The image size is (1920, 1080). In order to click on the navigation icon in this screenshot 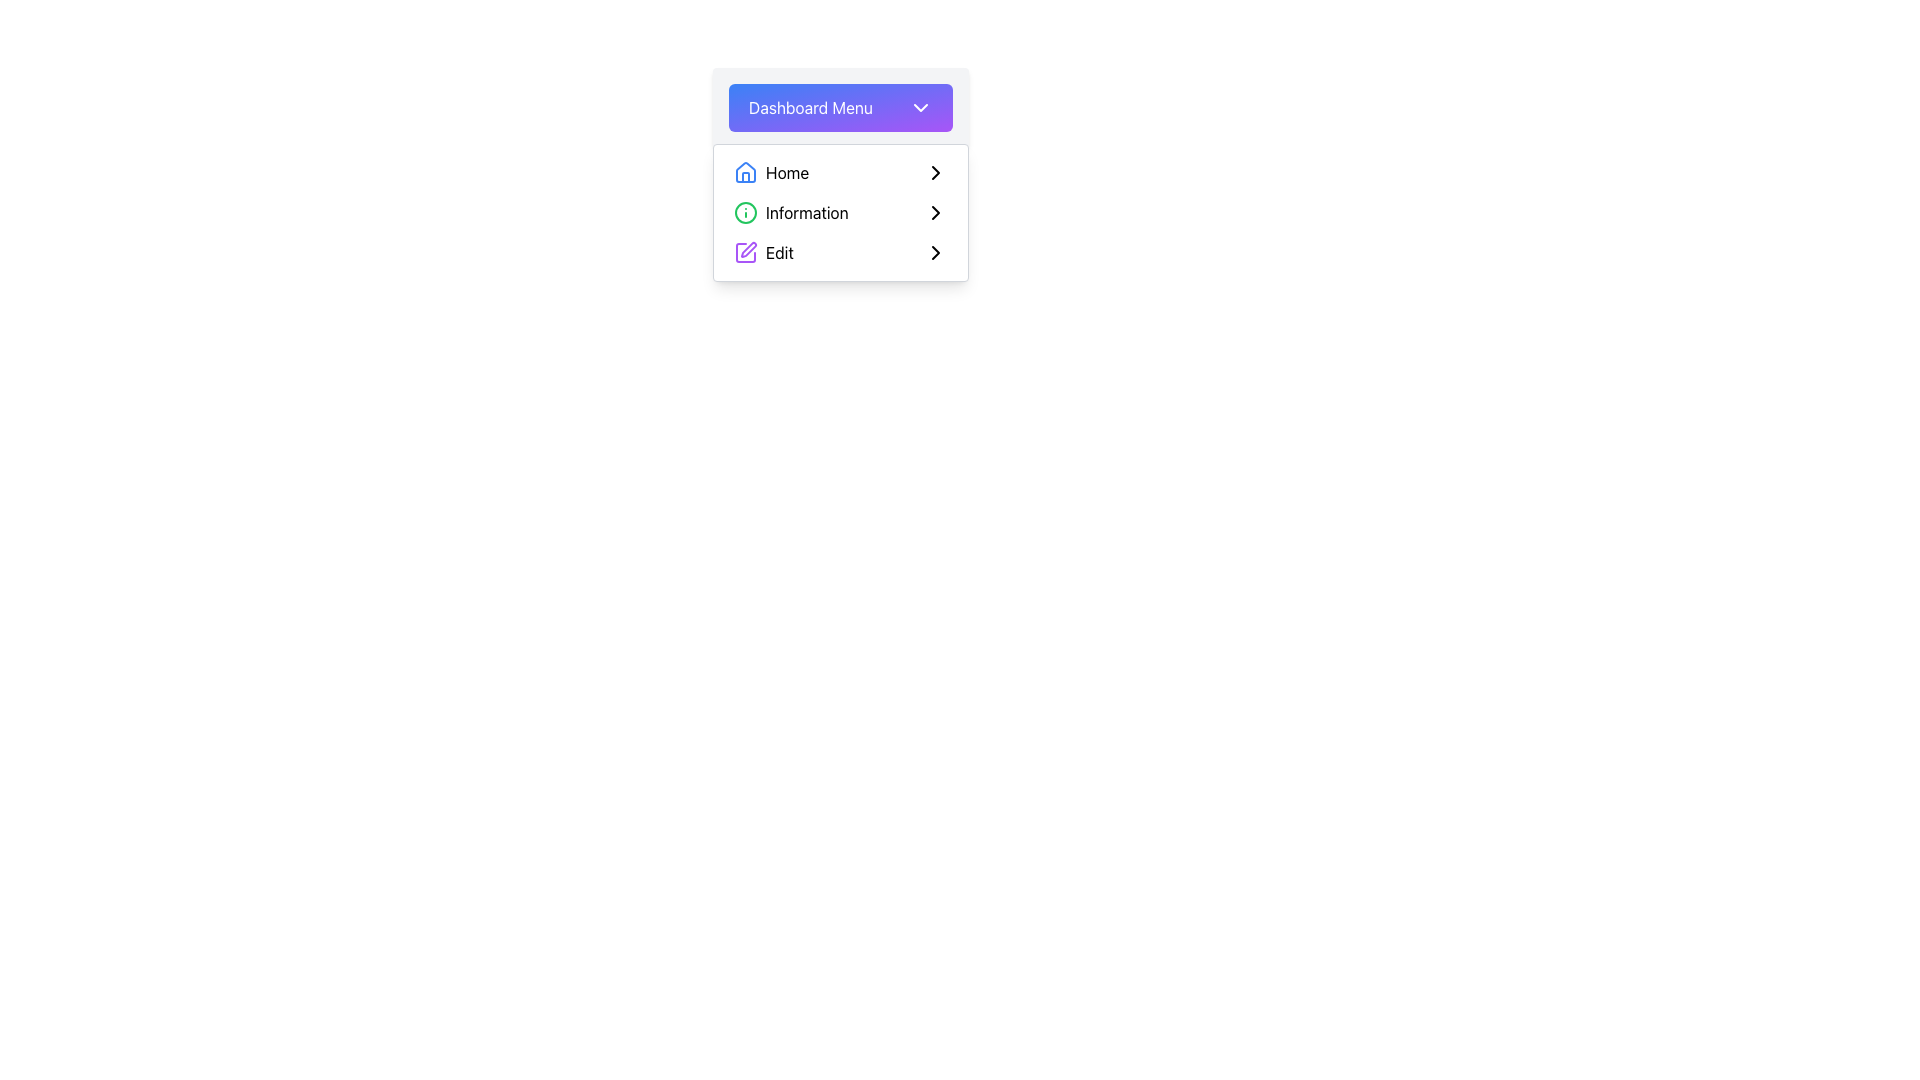, I will do `click(935, 212)`.